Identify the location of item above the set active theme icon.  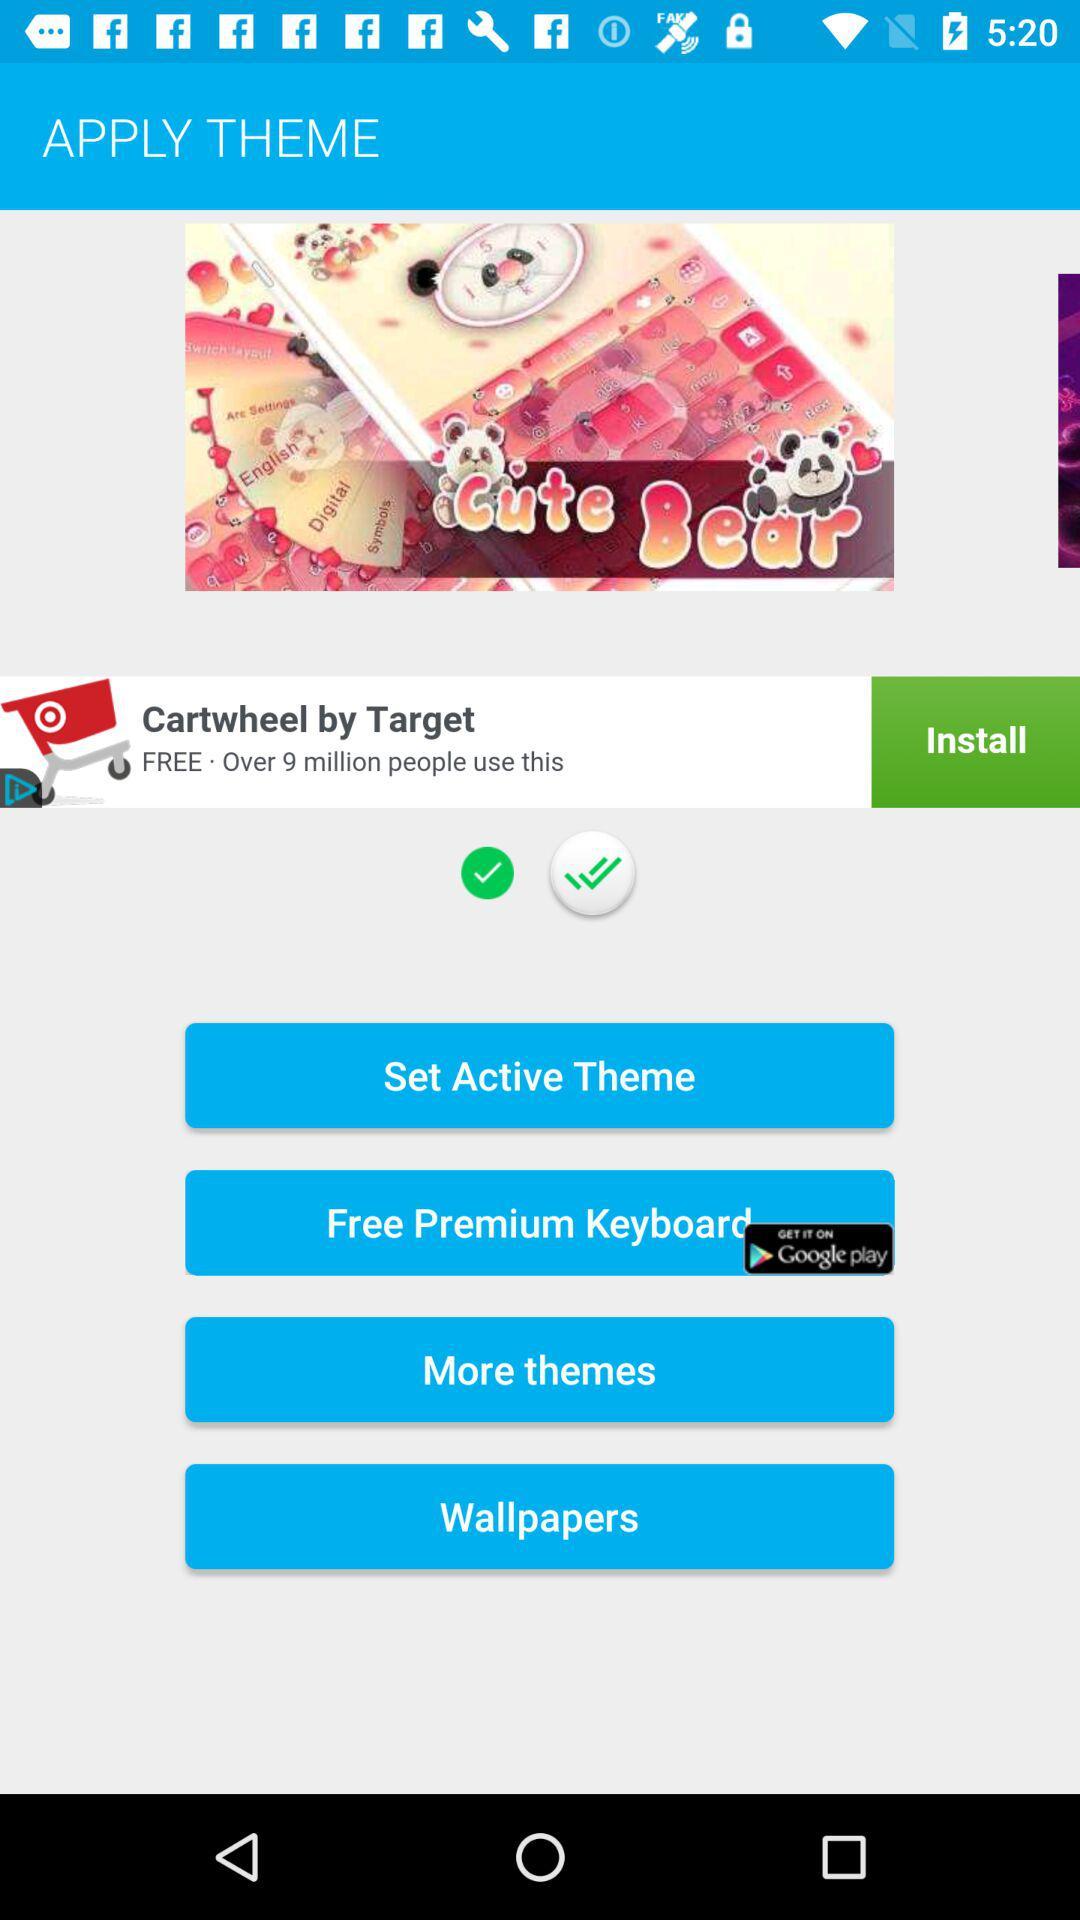
(487, 873).